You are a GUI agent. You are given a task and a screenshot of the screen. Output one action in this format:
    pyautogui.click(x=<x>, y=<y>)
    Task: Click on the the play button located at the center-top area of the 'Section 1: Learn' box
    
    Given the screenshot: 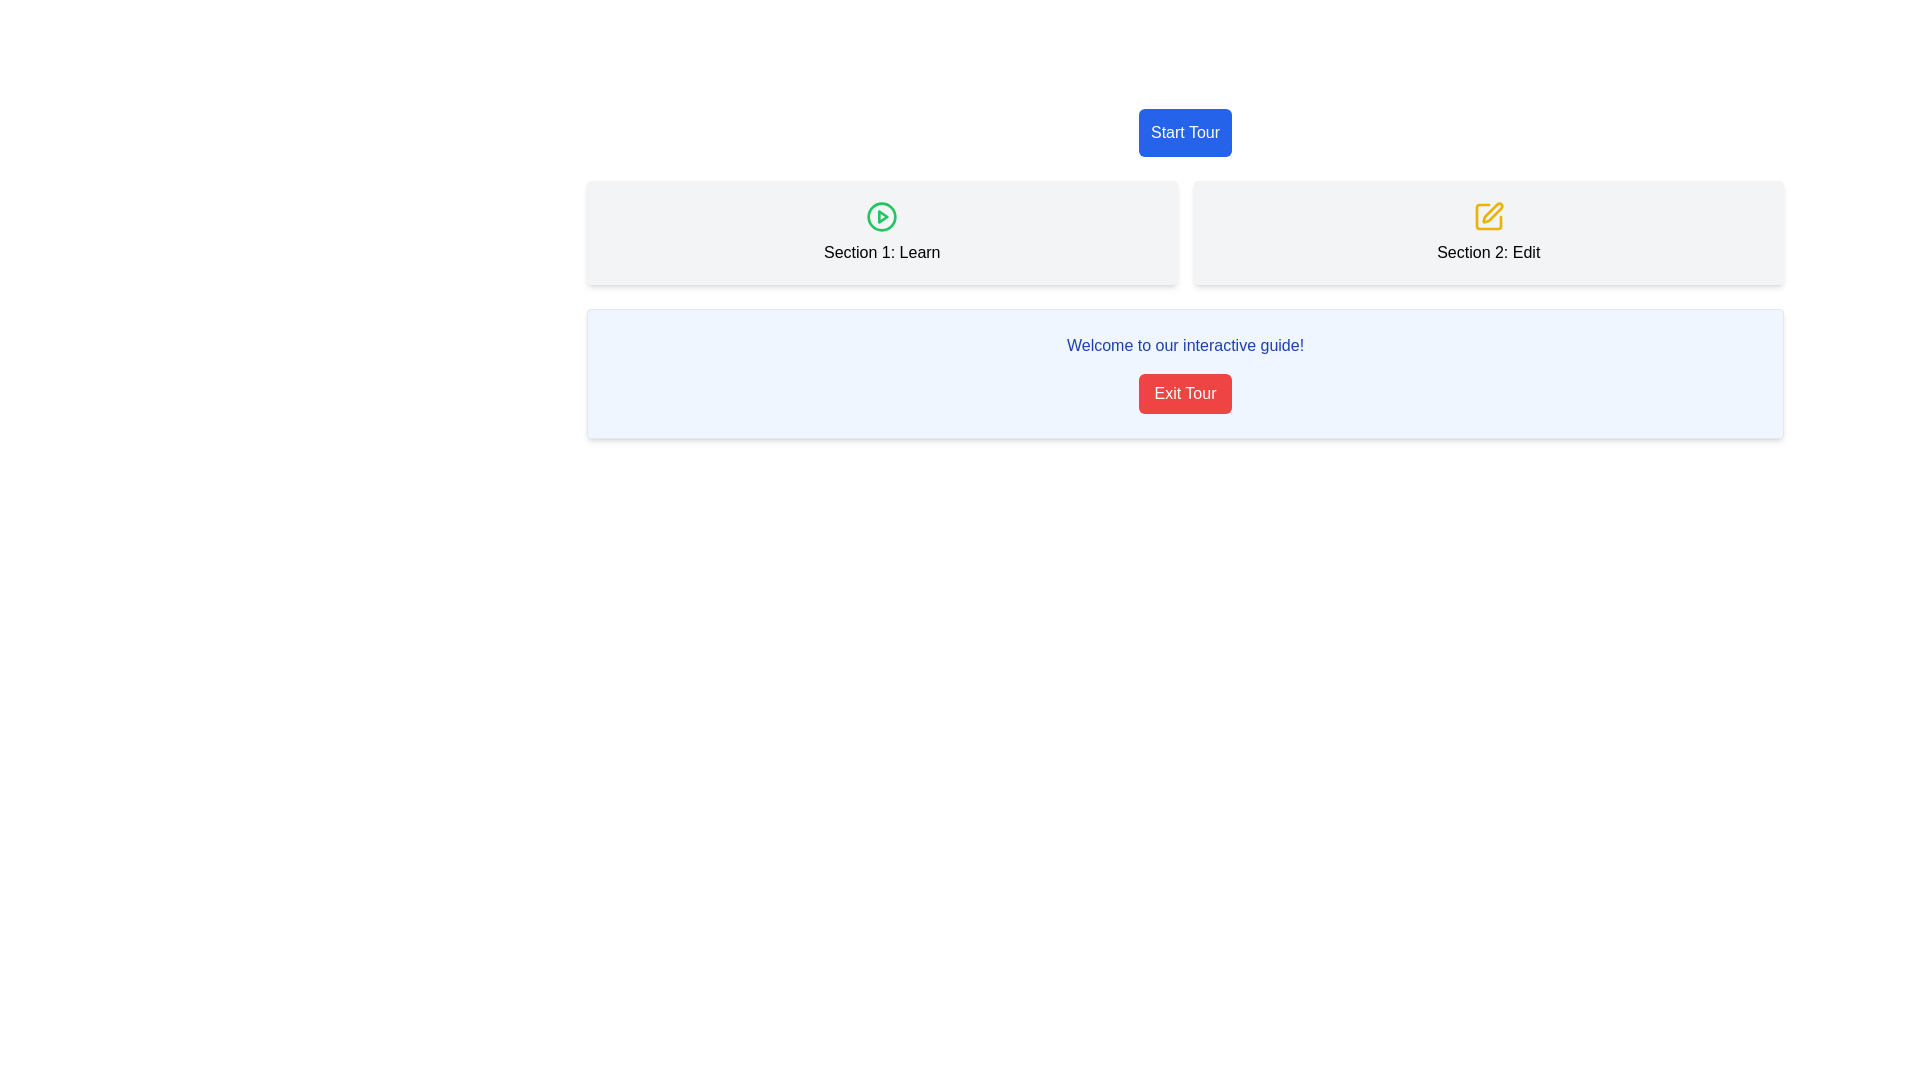 What is the action you would take?
    pyautogui.click(x=881, y=216)
    